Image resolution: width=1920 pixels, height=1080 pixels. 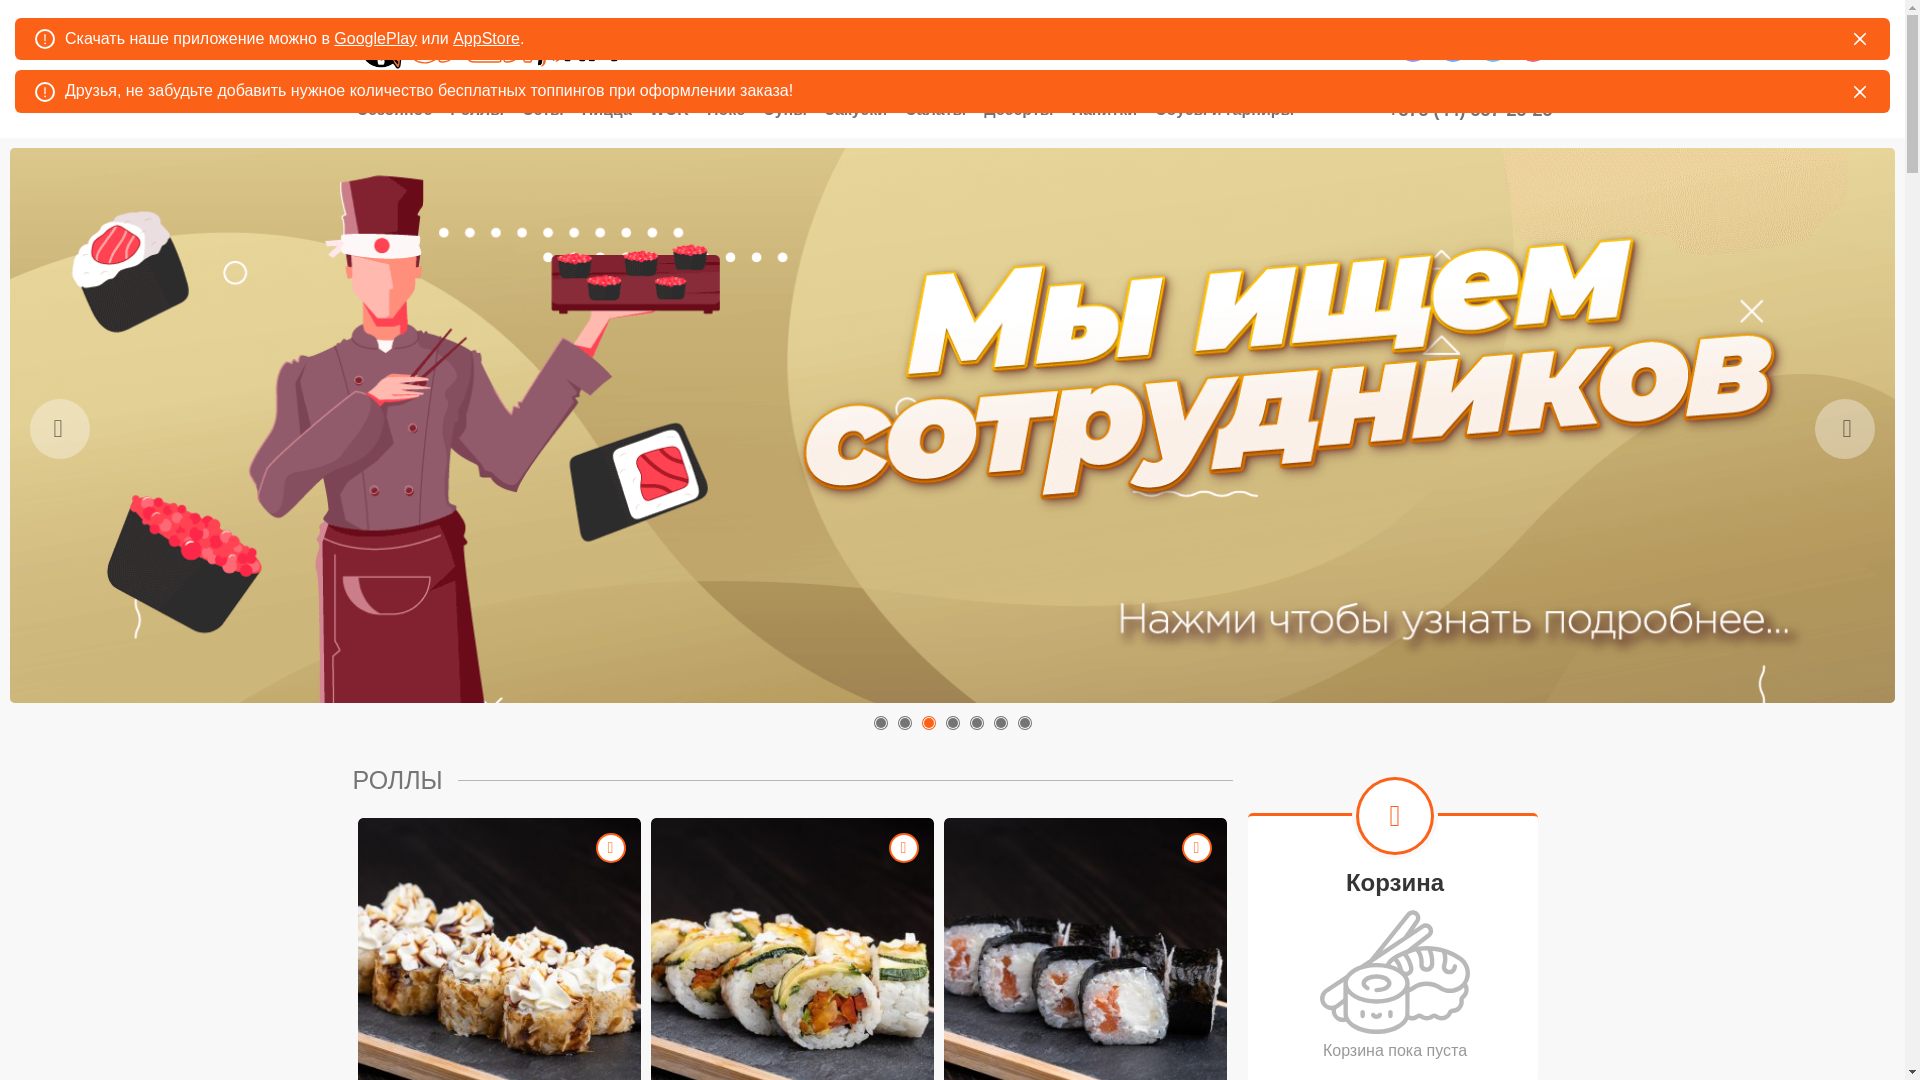 I want to click on 'WOK', so click(x=669, y=109).